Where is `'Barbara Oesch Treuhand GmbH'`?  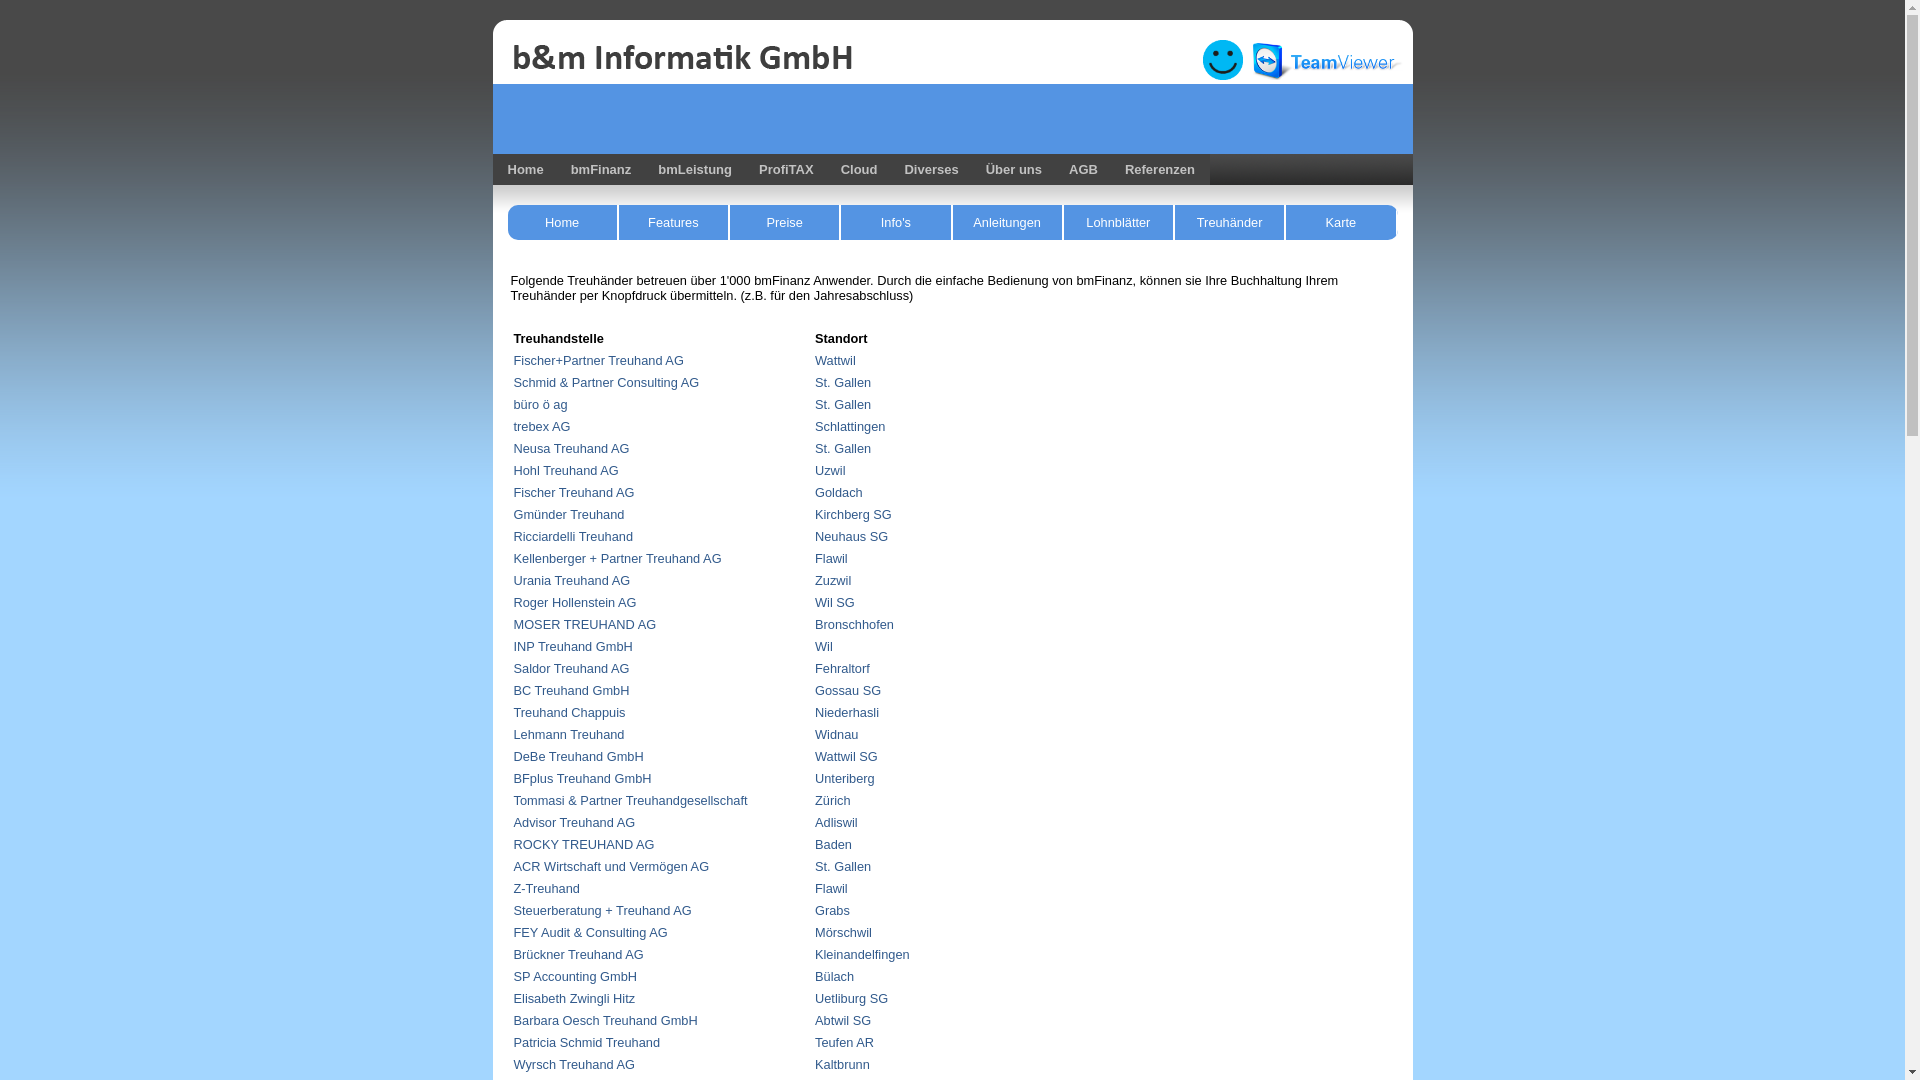
'Barbara Oesch Treuhand GmbH' is located at coordinates (604, 1020).